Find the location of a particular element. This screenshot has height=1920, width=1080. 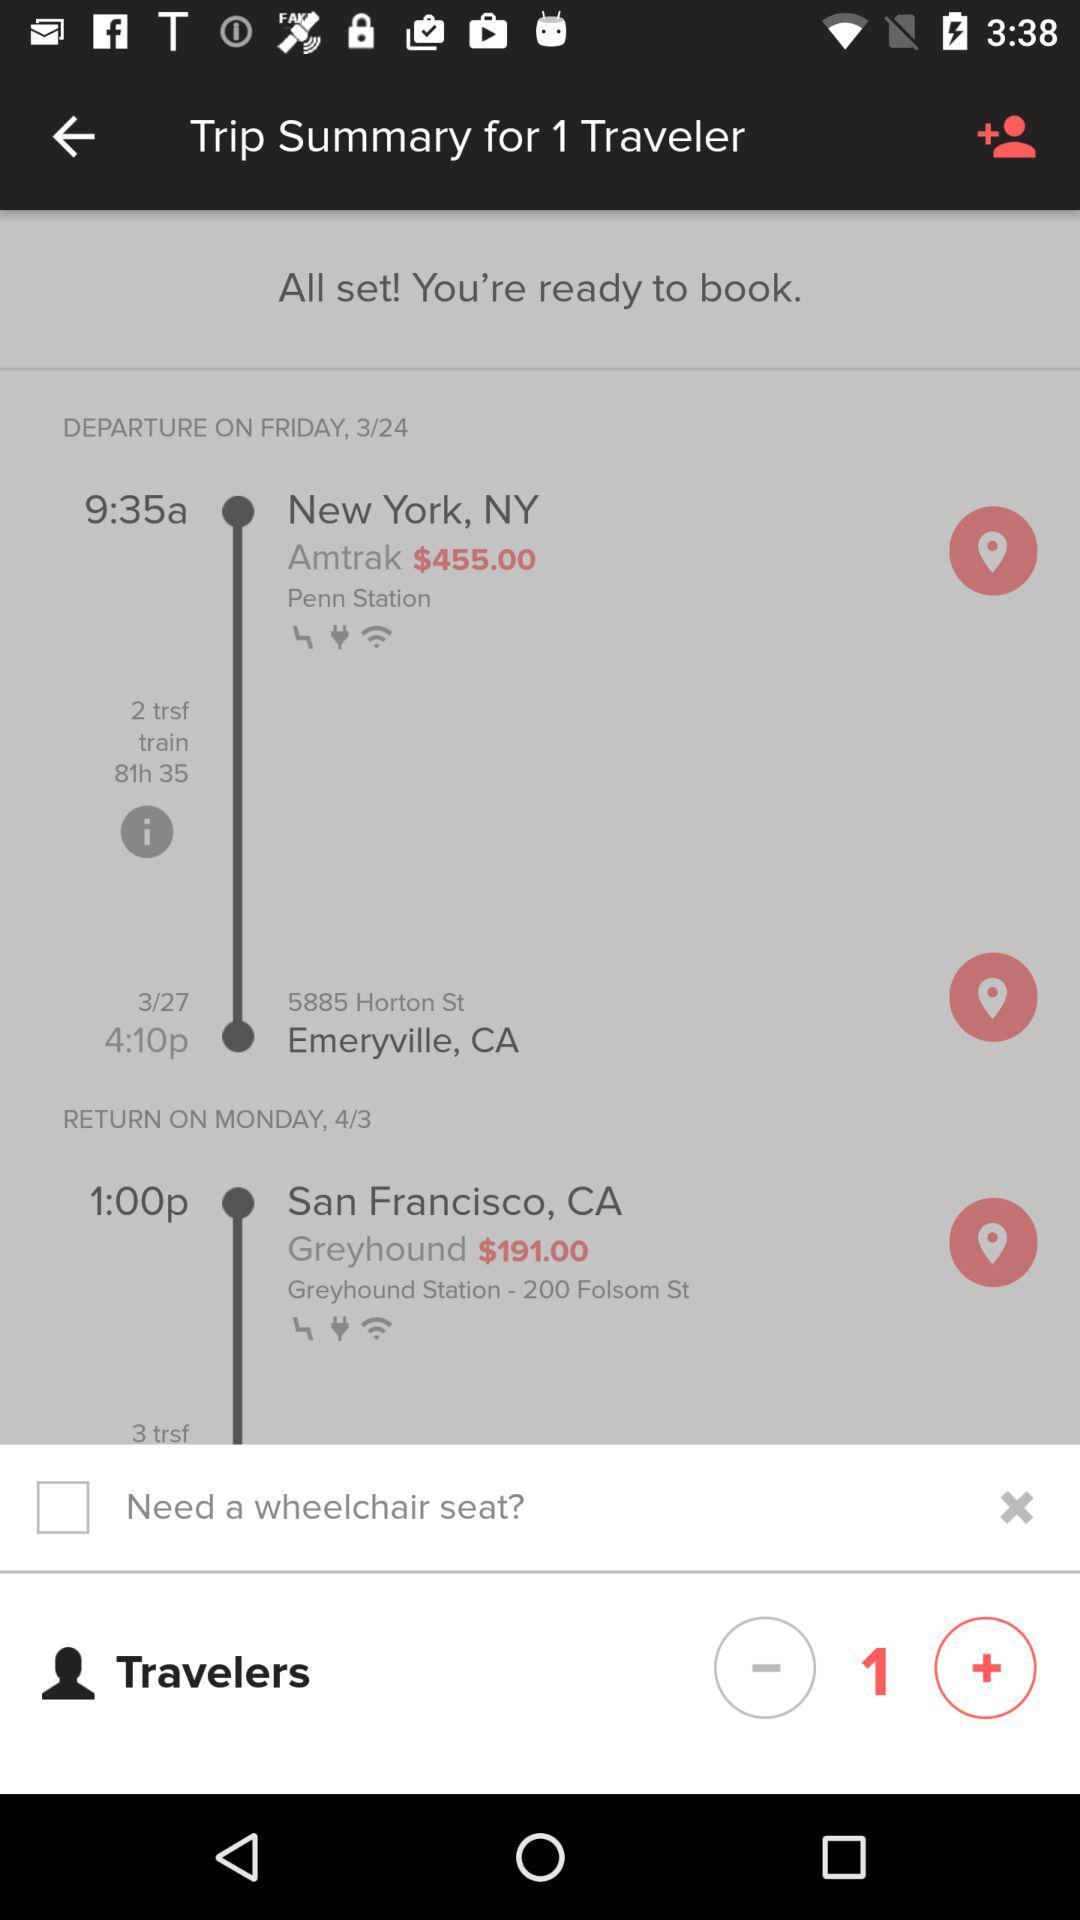

the add icon is located at coordinates (984, 1668).